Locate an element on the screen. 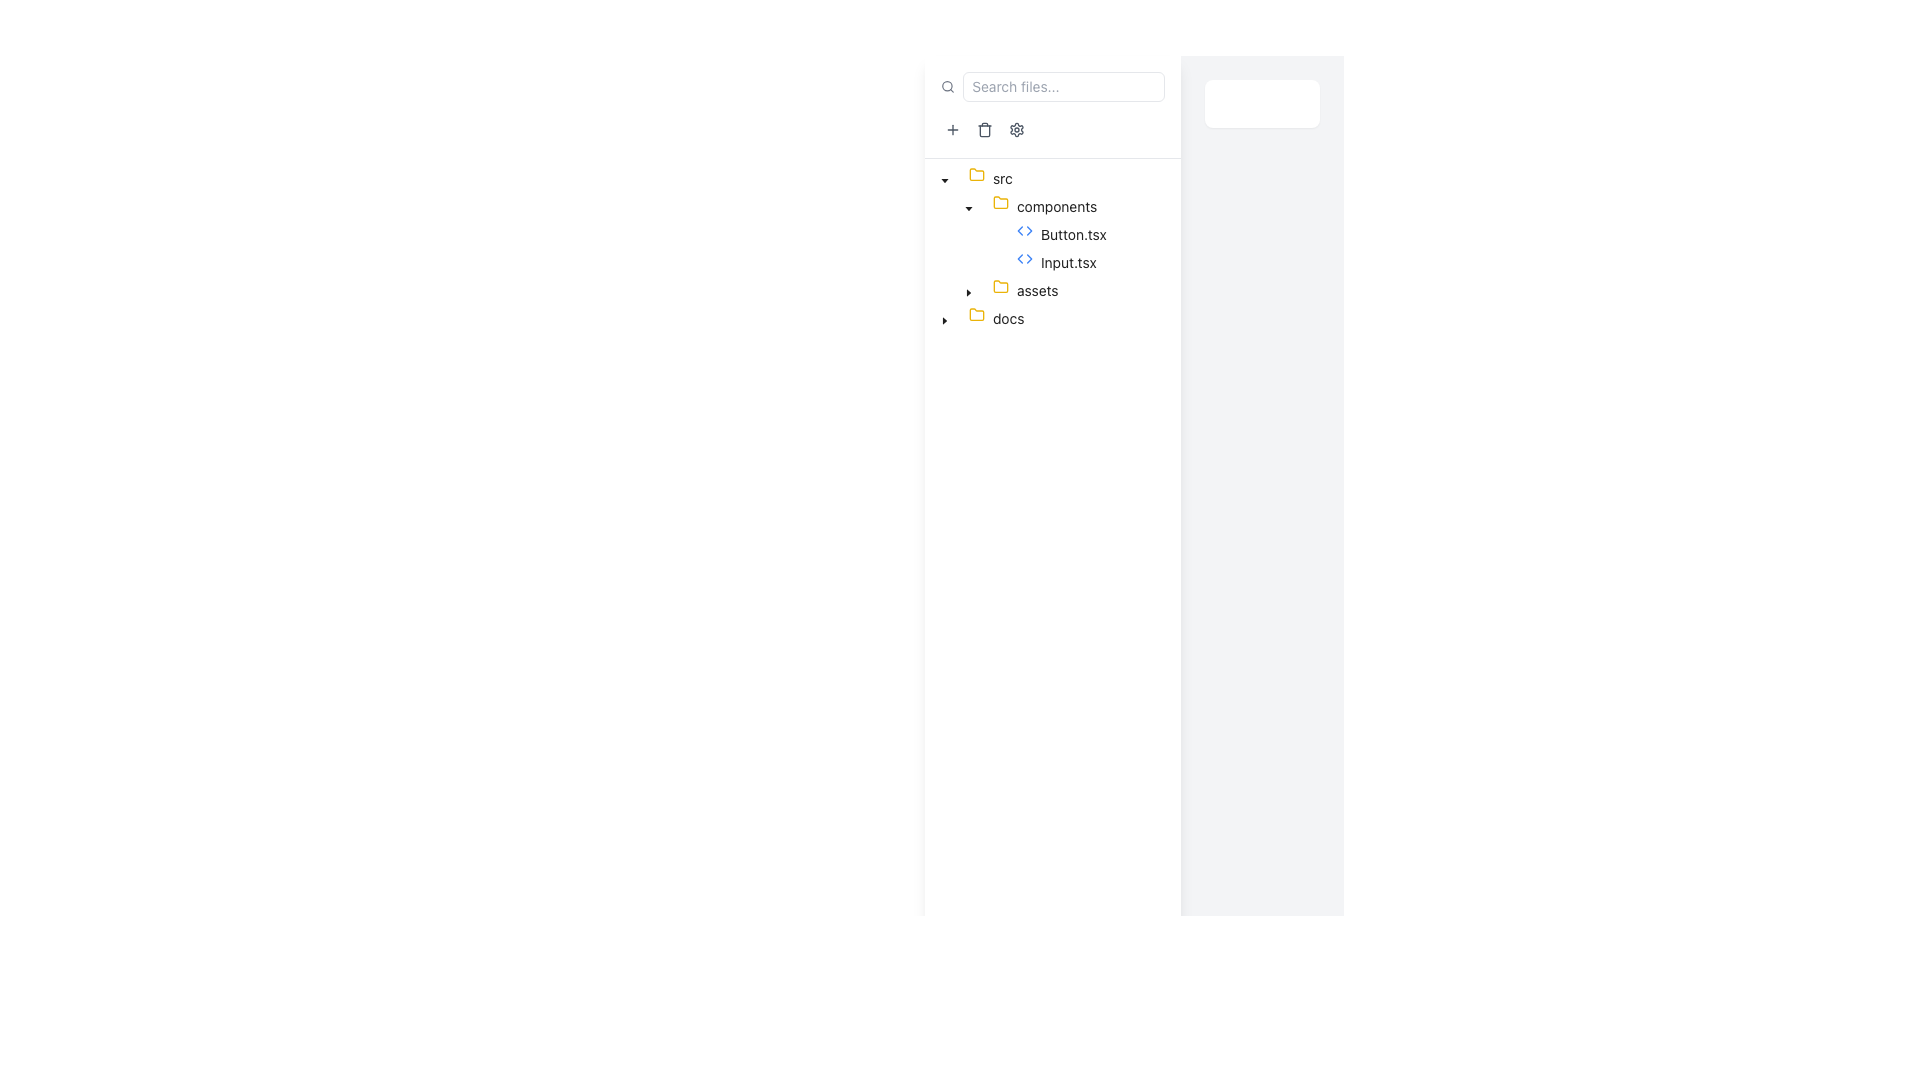 This screenshot has height=1080, width=1920. the text label of the 'src' folder item is located at coordinates (1003, 177).